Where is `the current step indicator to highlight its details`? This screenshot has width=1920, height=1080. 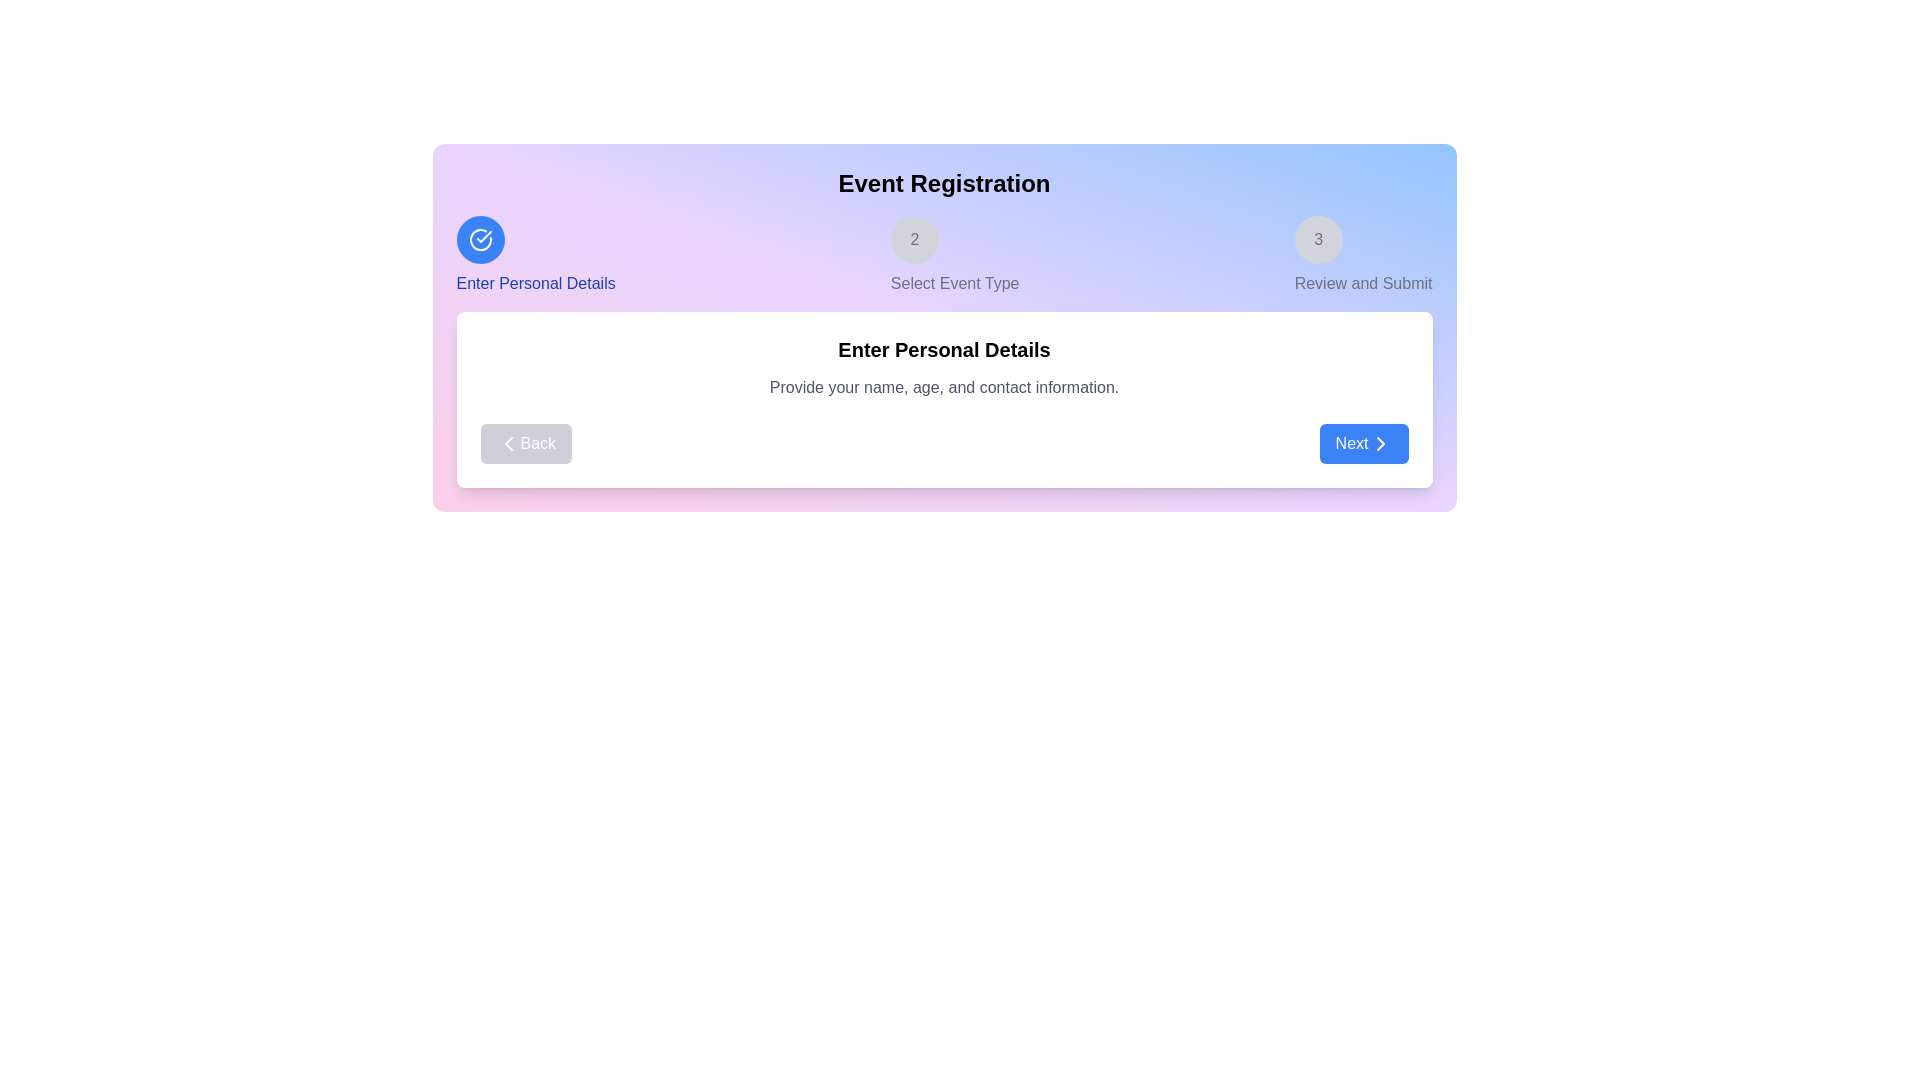
the current step indicator to highlight its details is located at coordinates (480, 238).